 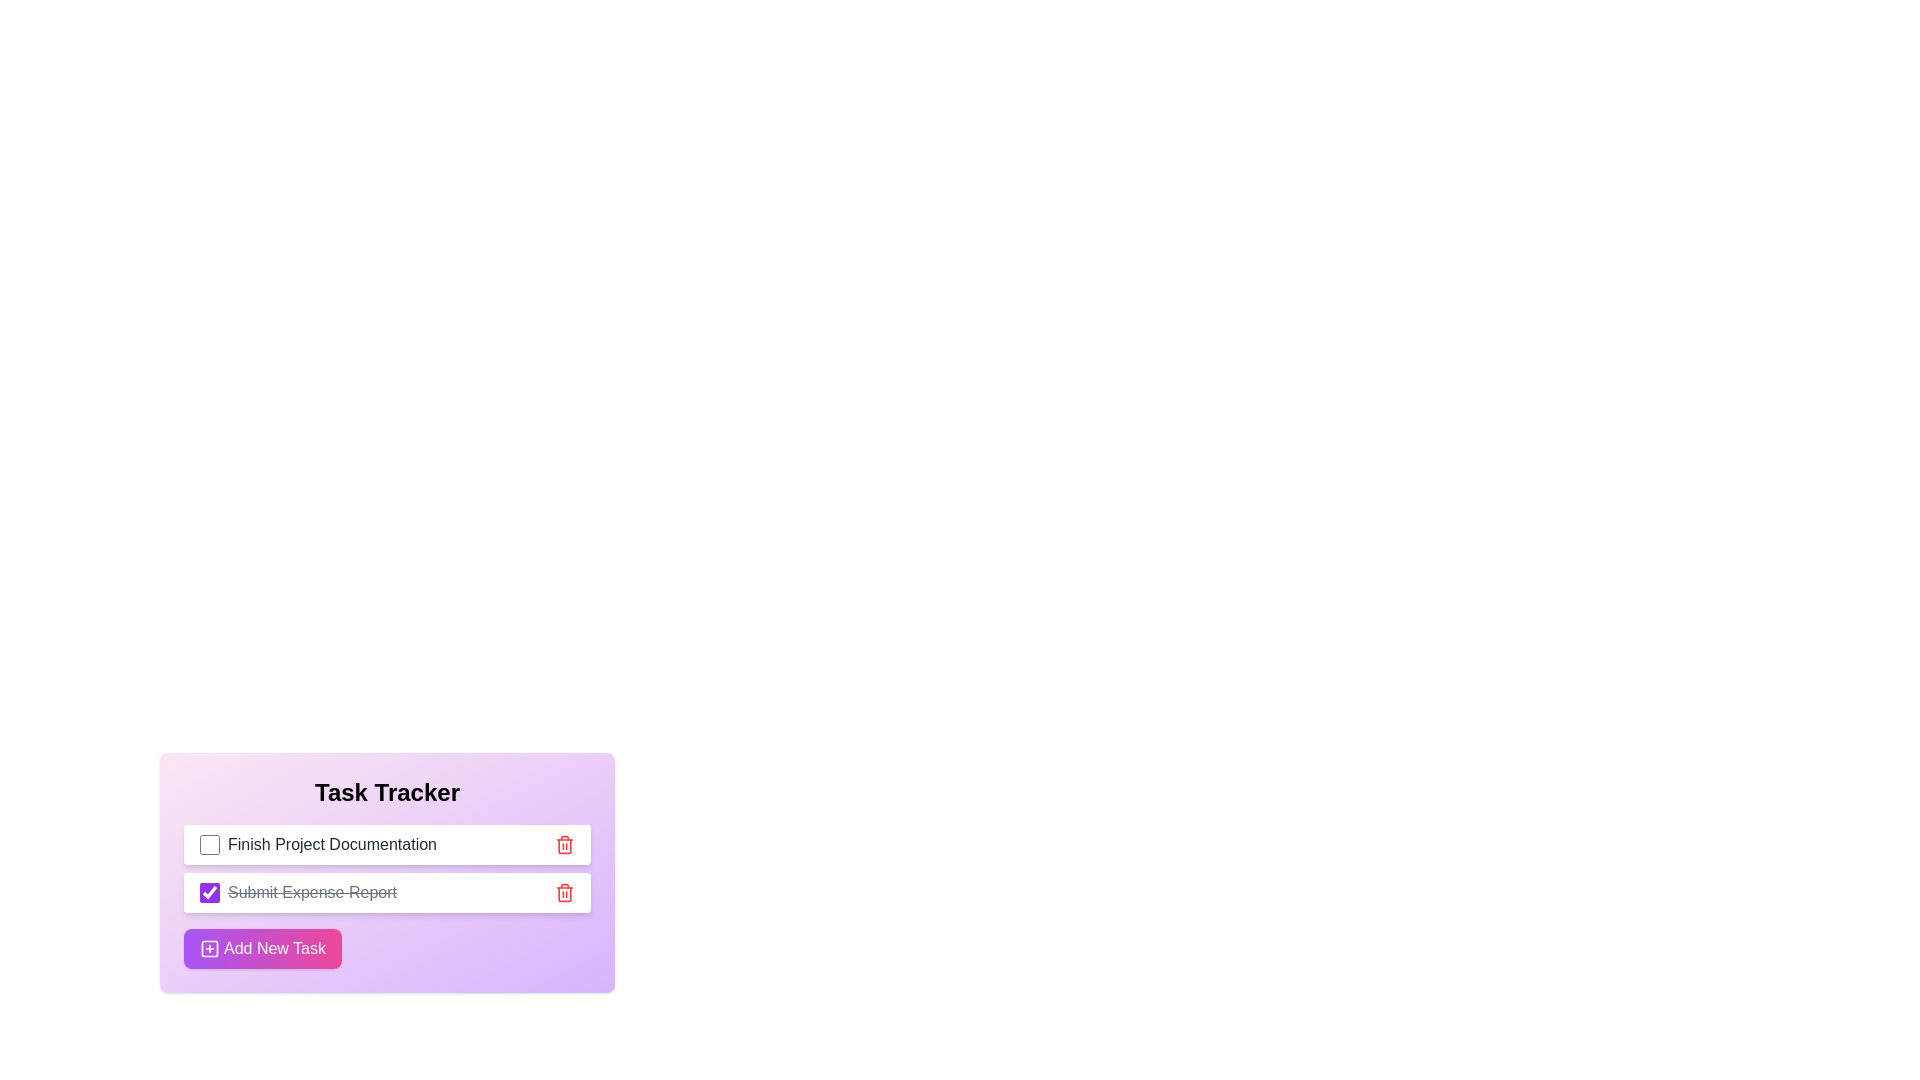 I want to click on the checkbox of the task entry labeled 'Finish Project Documentation', so click(x=387, y=844).